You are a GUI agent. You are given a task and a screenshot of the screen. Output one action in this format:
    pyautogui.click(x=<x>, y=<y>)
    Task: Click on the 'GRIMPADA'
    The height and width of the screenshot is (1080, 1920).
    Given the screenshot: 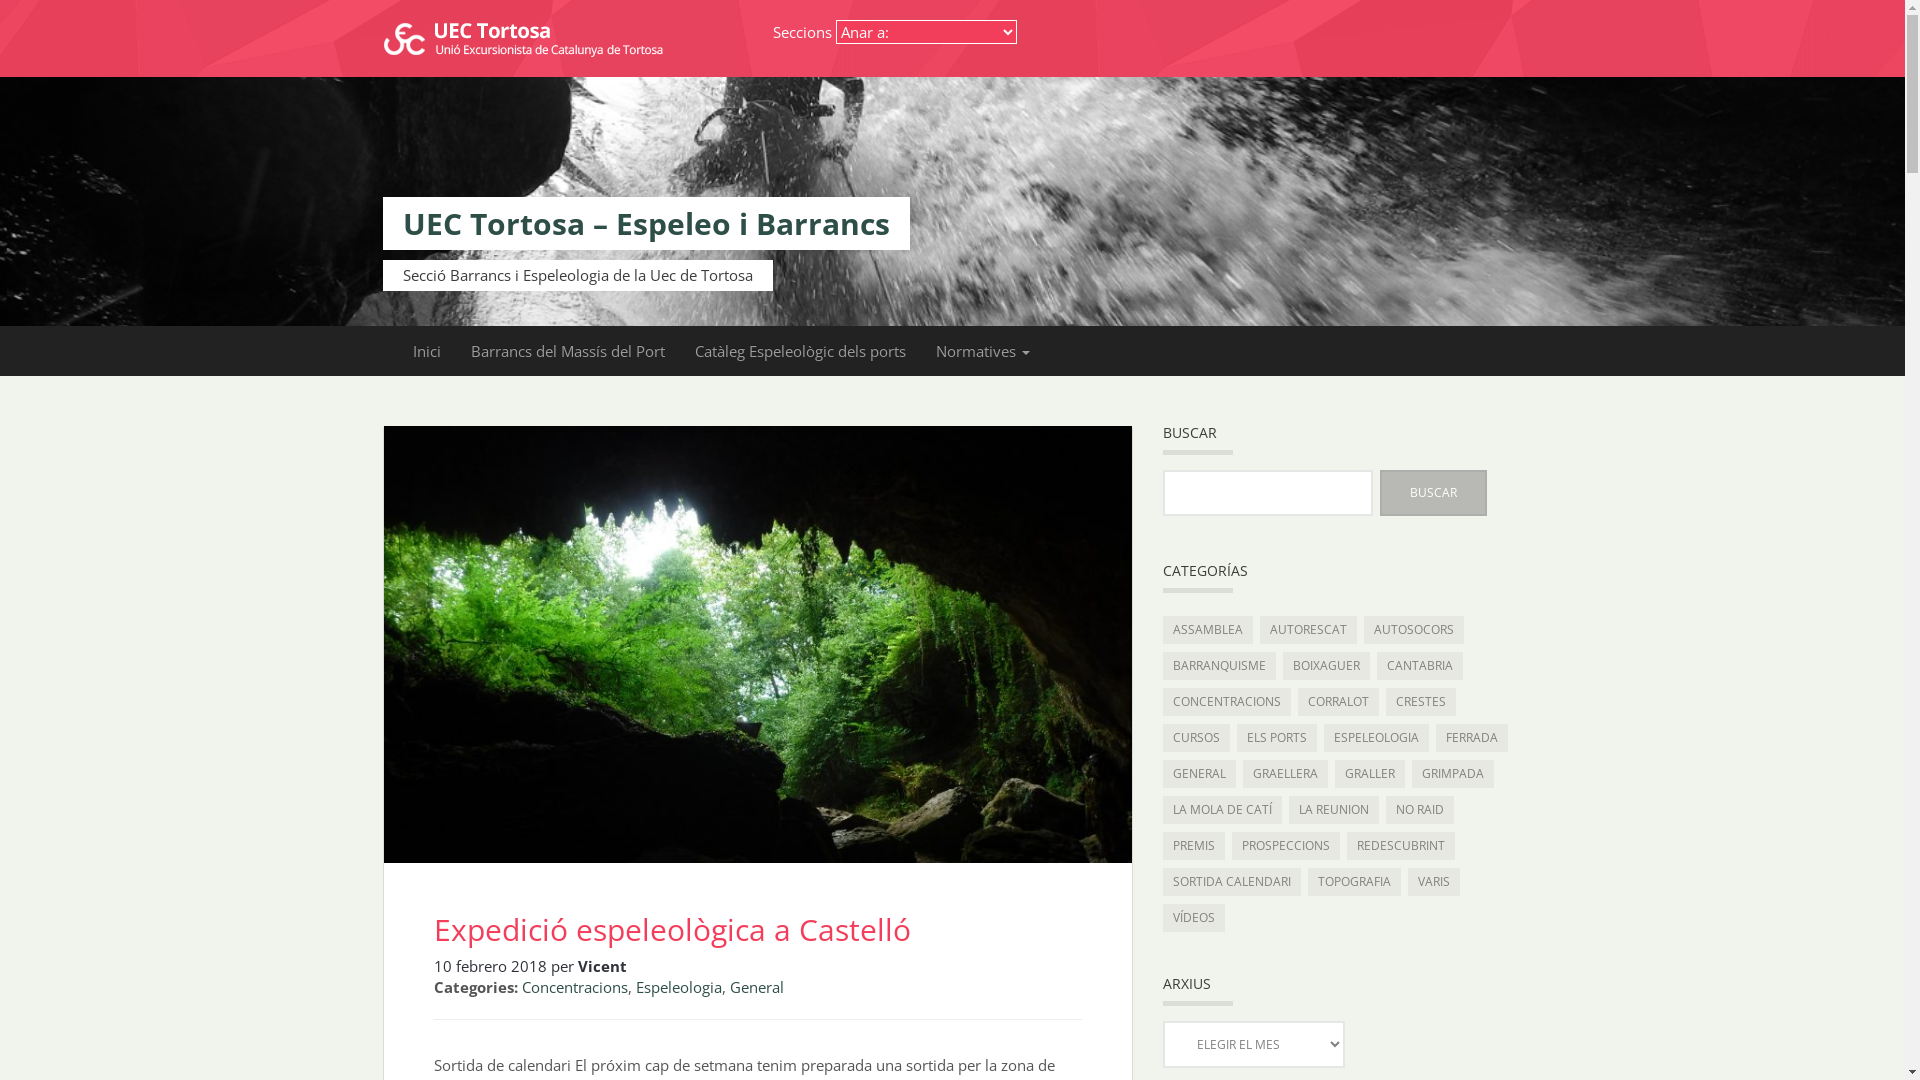 What is the action you would take?
    pyautogui.click(x=1453, y=773)
    